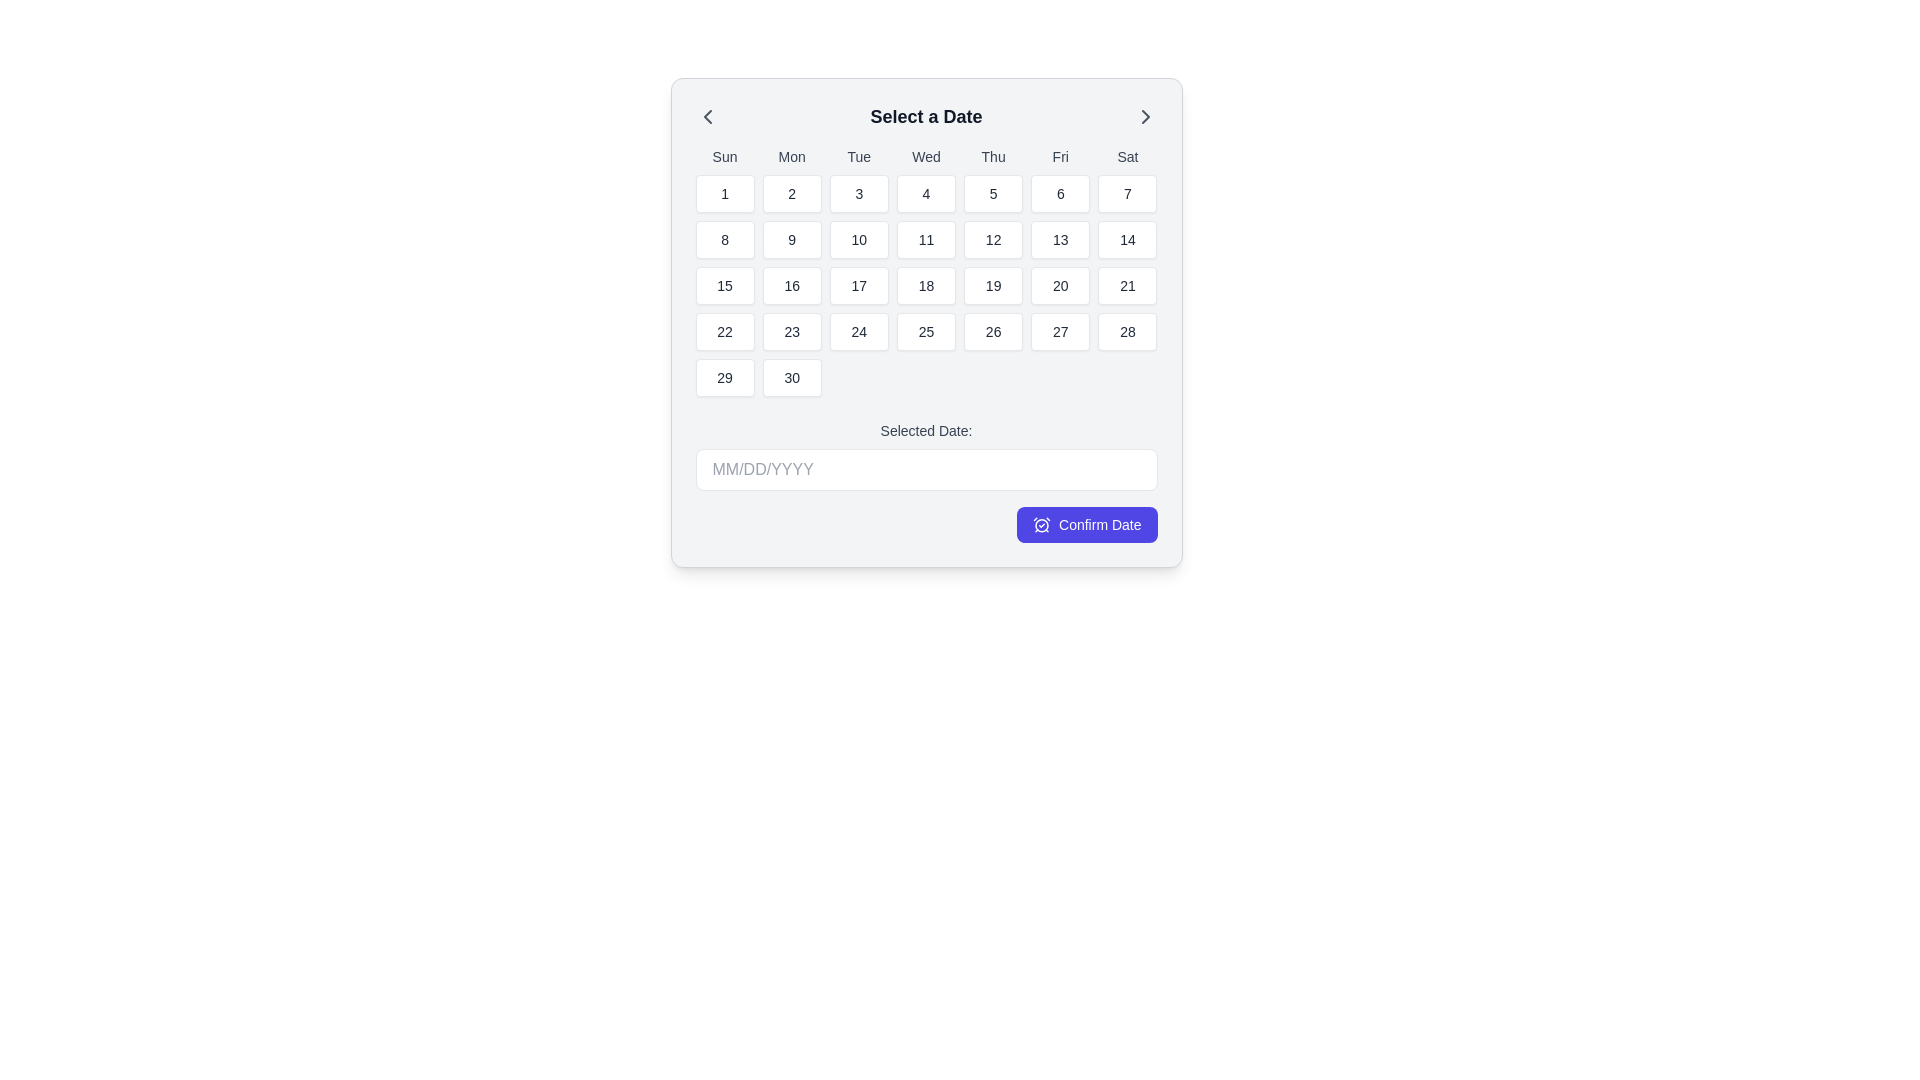 Image resolution: width=1920 pixels, height=1080 pixels. Describe the element at coordinates (993, 156) in the screenshot. I see `the text label indicating 'Thu', which represents Thursday in the calendar layout, located at the top of the interface` at that location.